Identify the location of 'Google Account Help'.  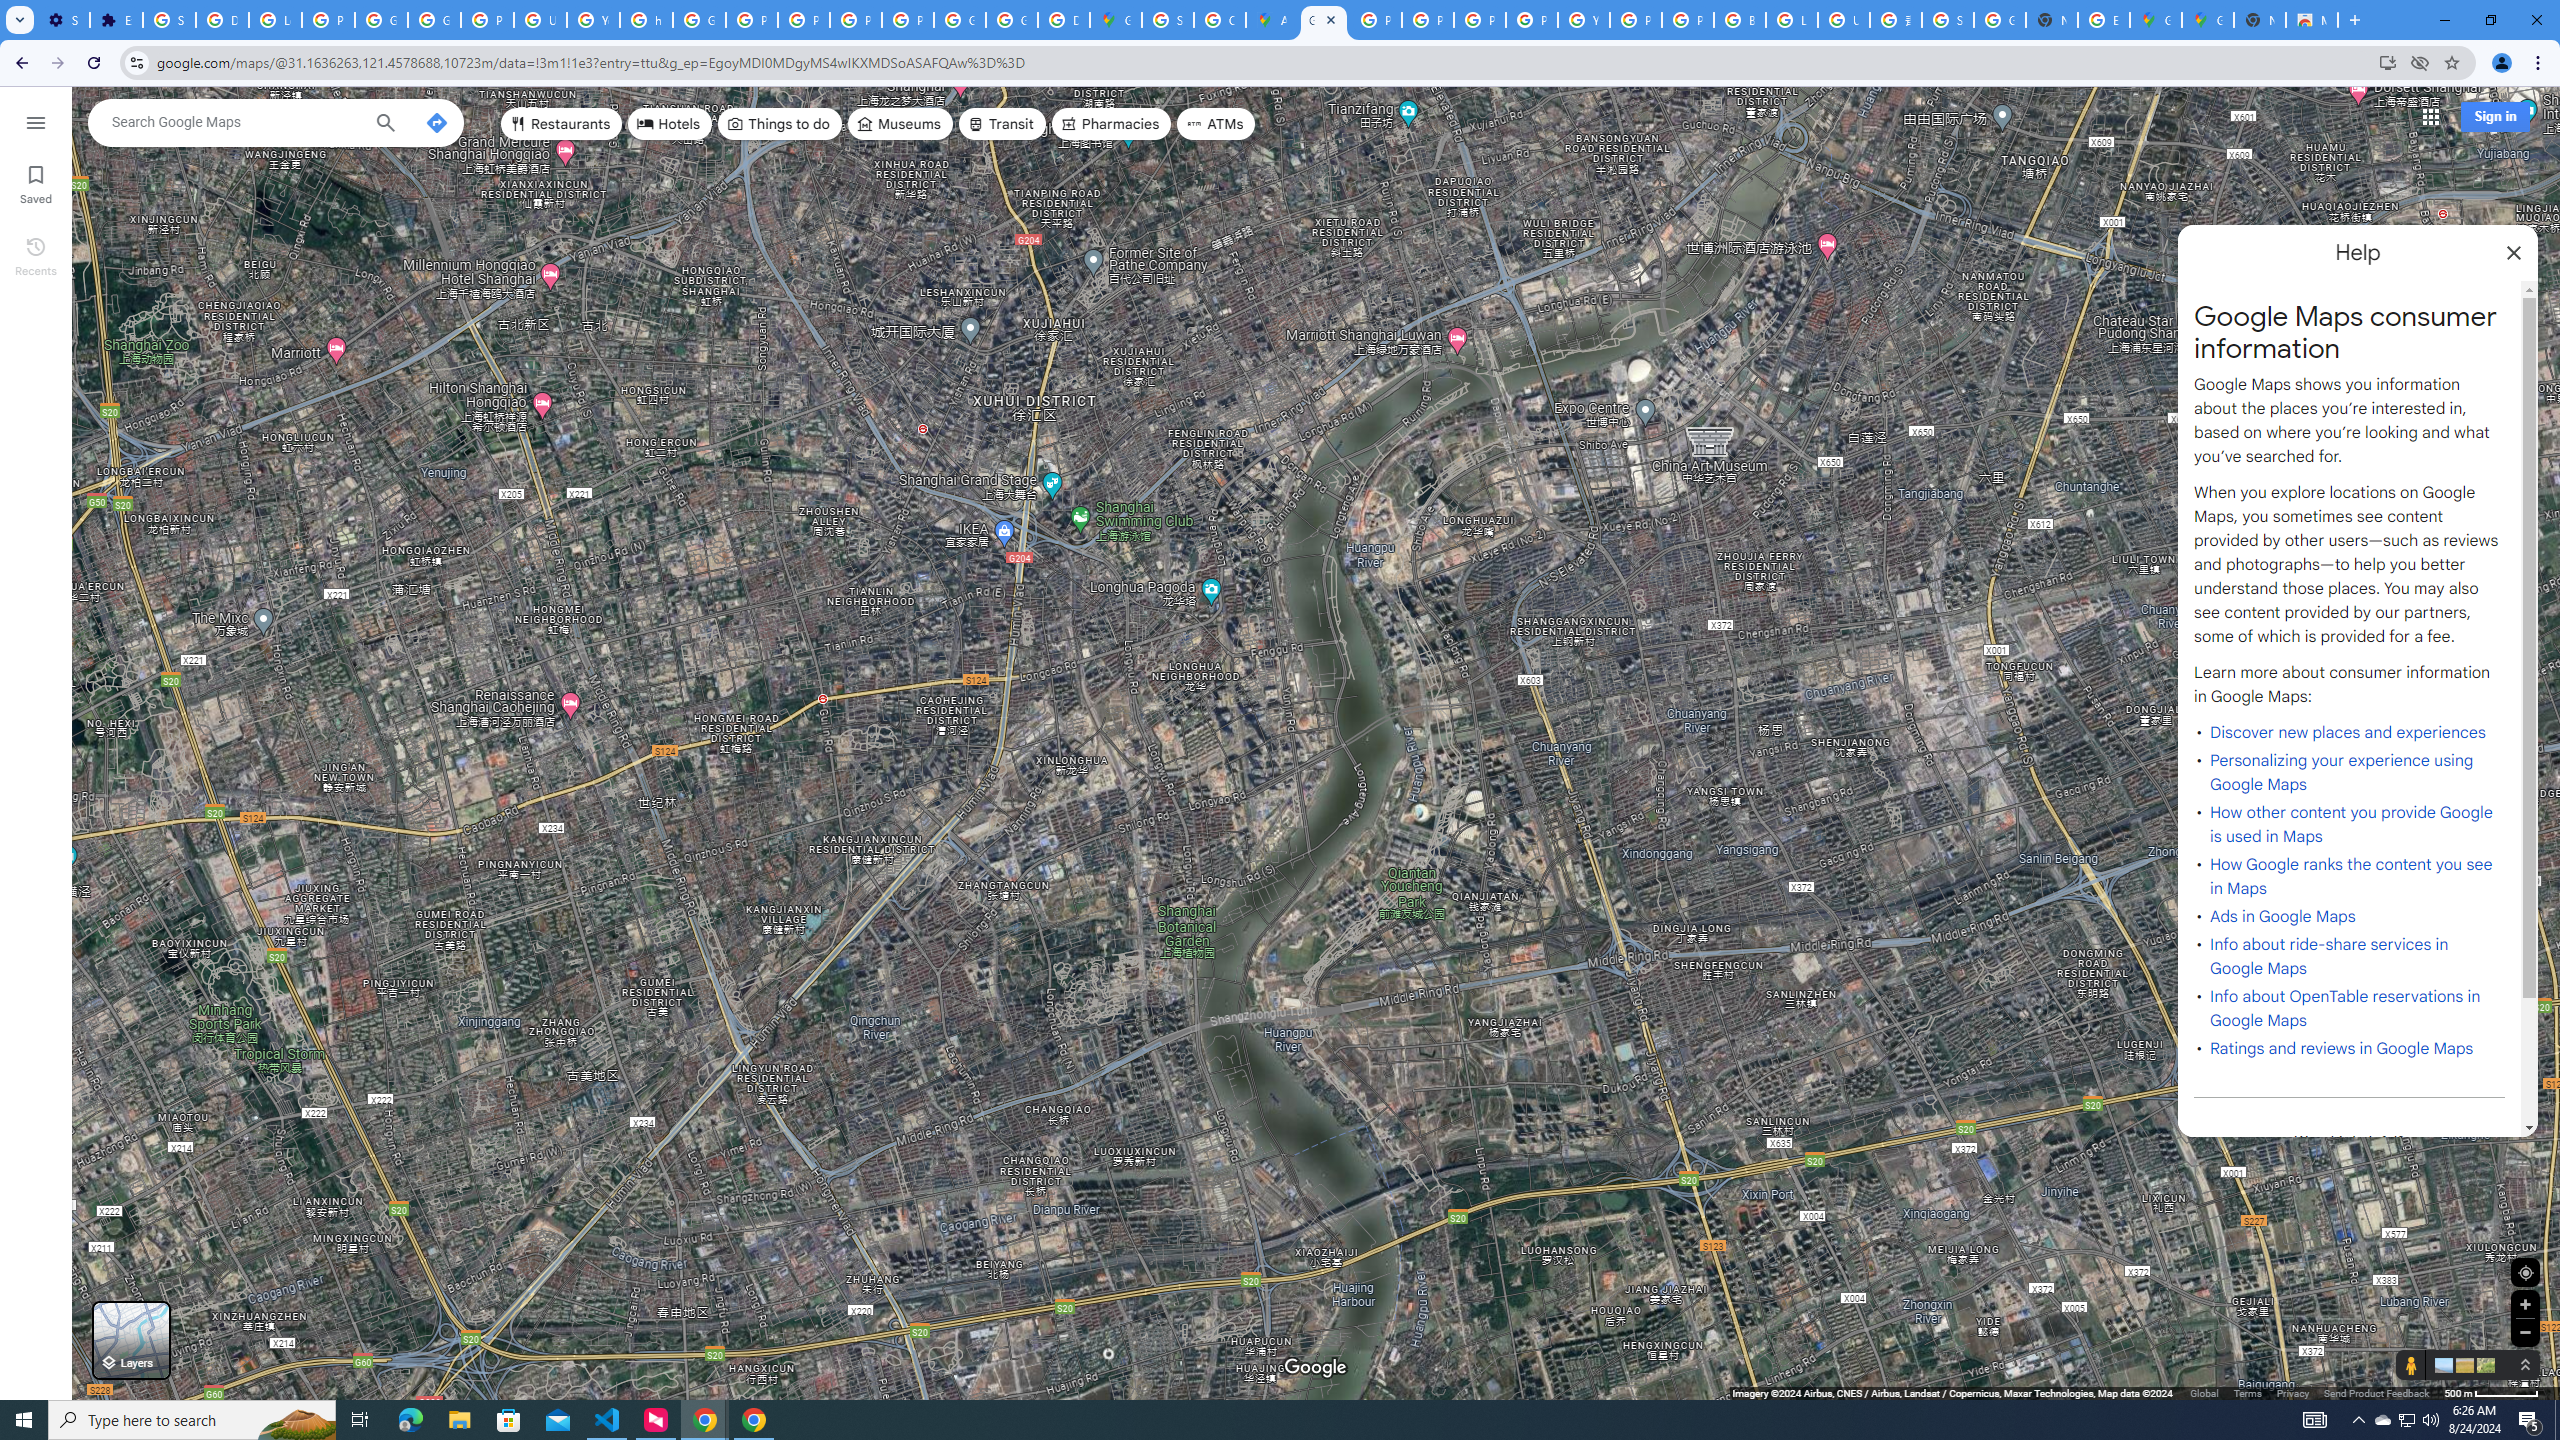
(380, 19).